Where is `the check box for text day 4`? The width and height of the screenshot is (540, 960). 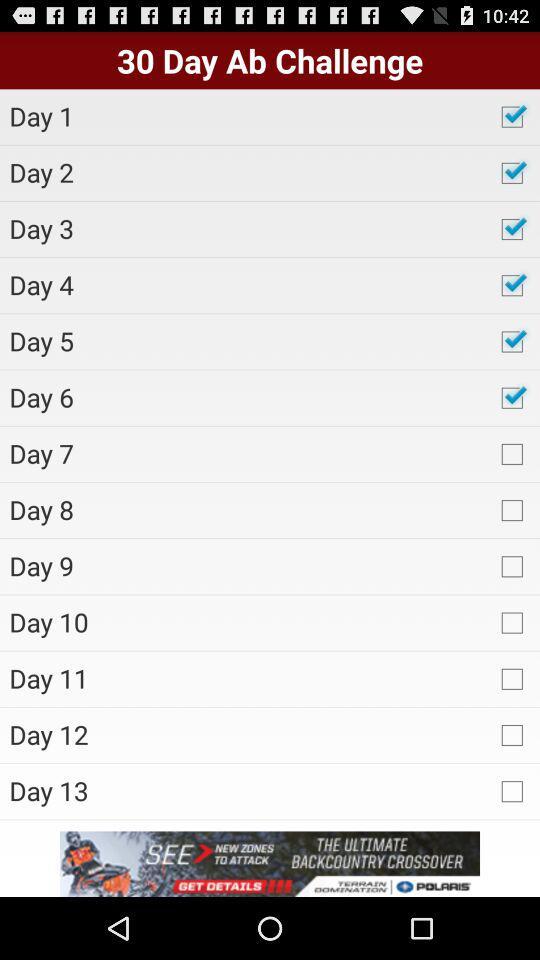
the check box for text day 4 is located at coordinates (511, 284).